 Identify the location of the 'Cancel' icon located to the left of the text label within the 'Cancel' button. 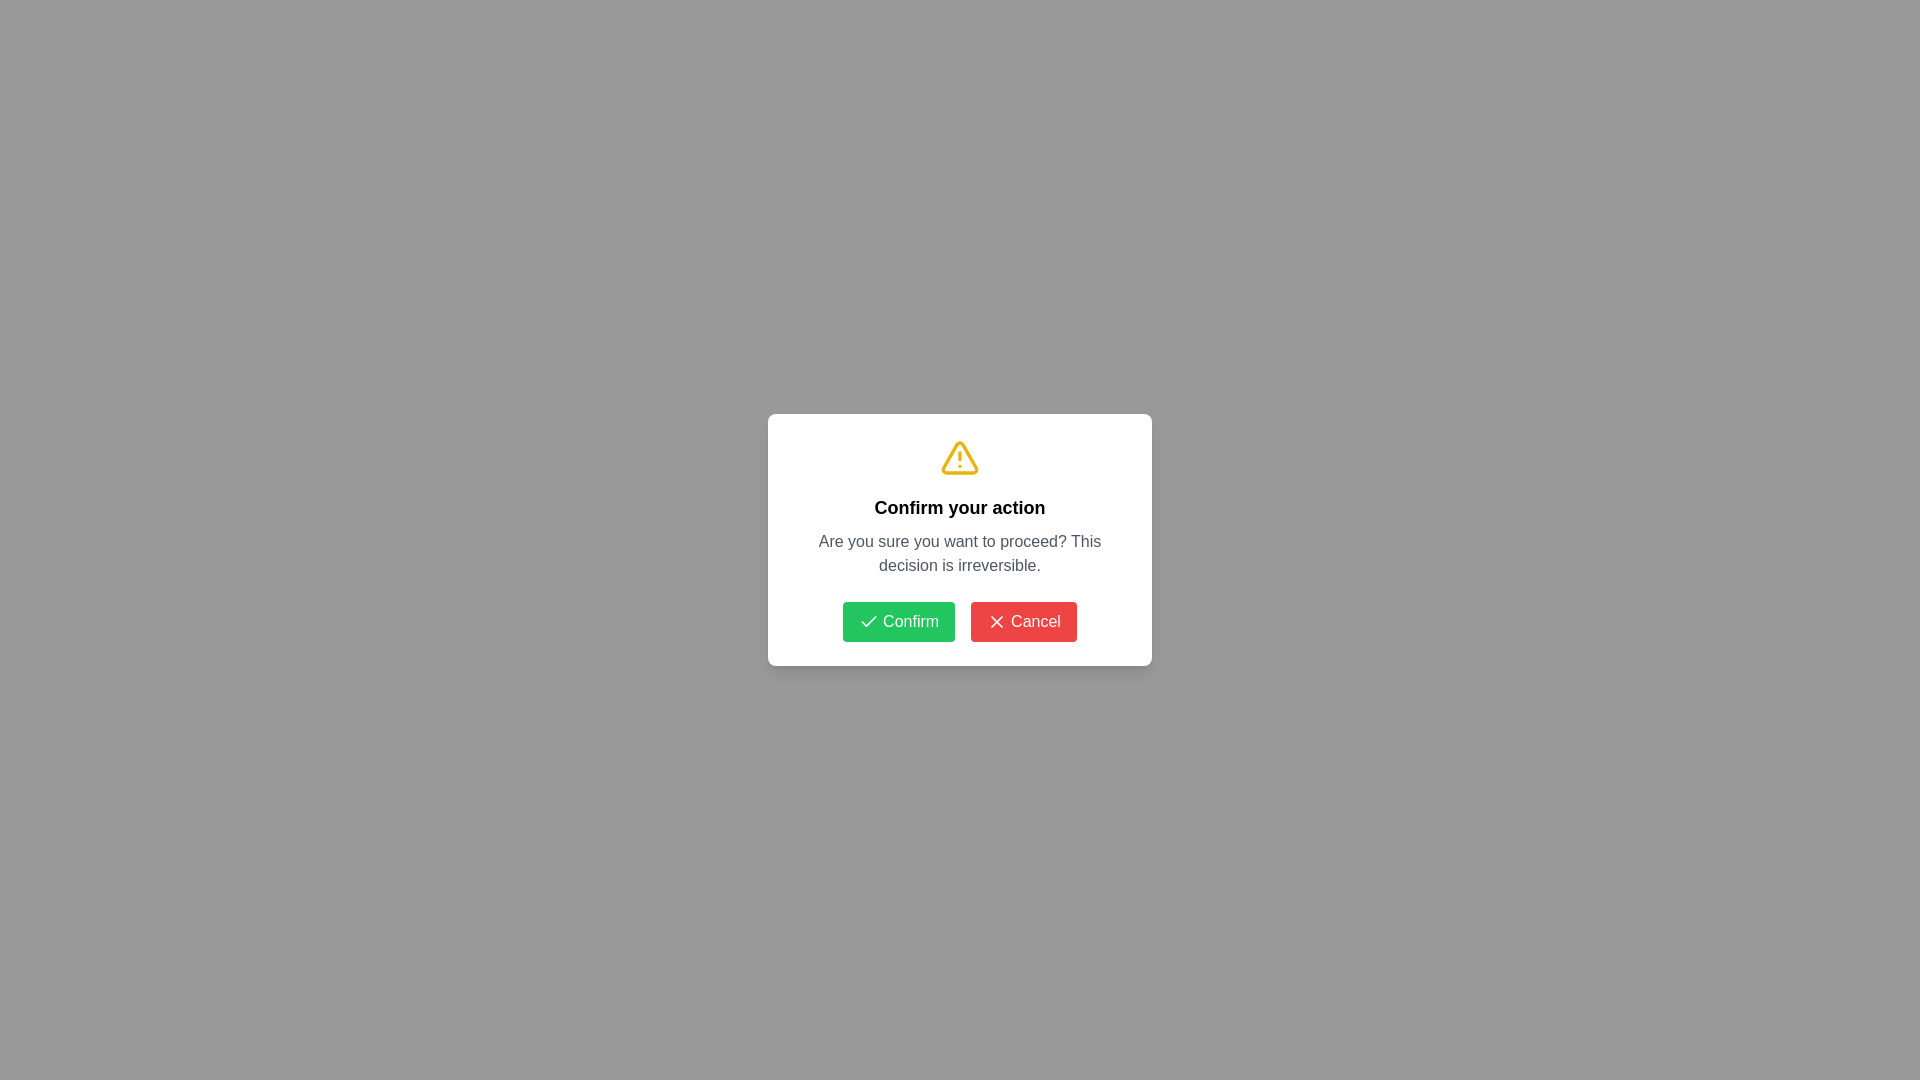
(997, 620).